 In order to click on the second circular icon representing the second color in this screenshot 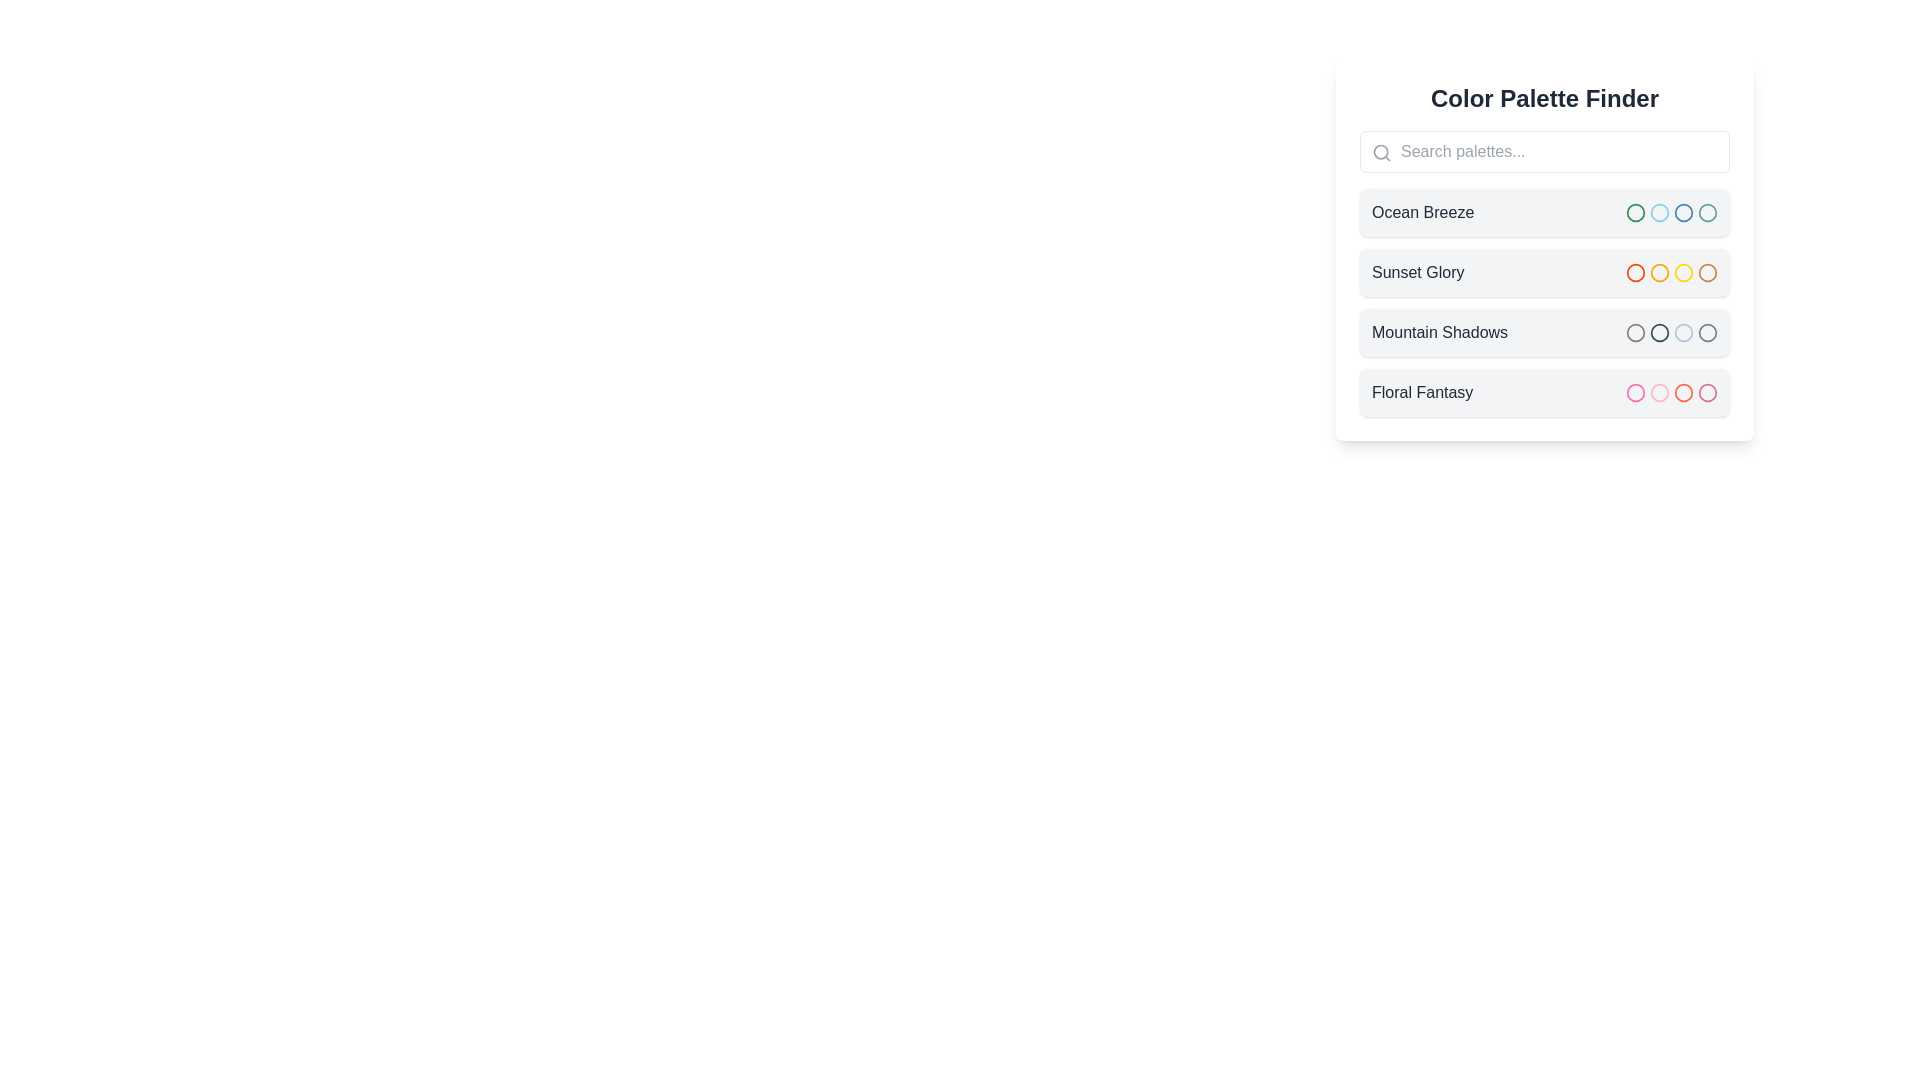, I will do `click(1660, 273)`.